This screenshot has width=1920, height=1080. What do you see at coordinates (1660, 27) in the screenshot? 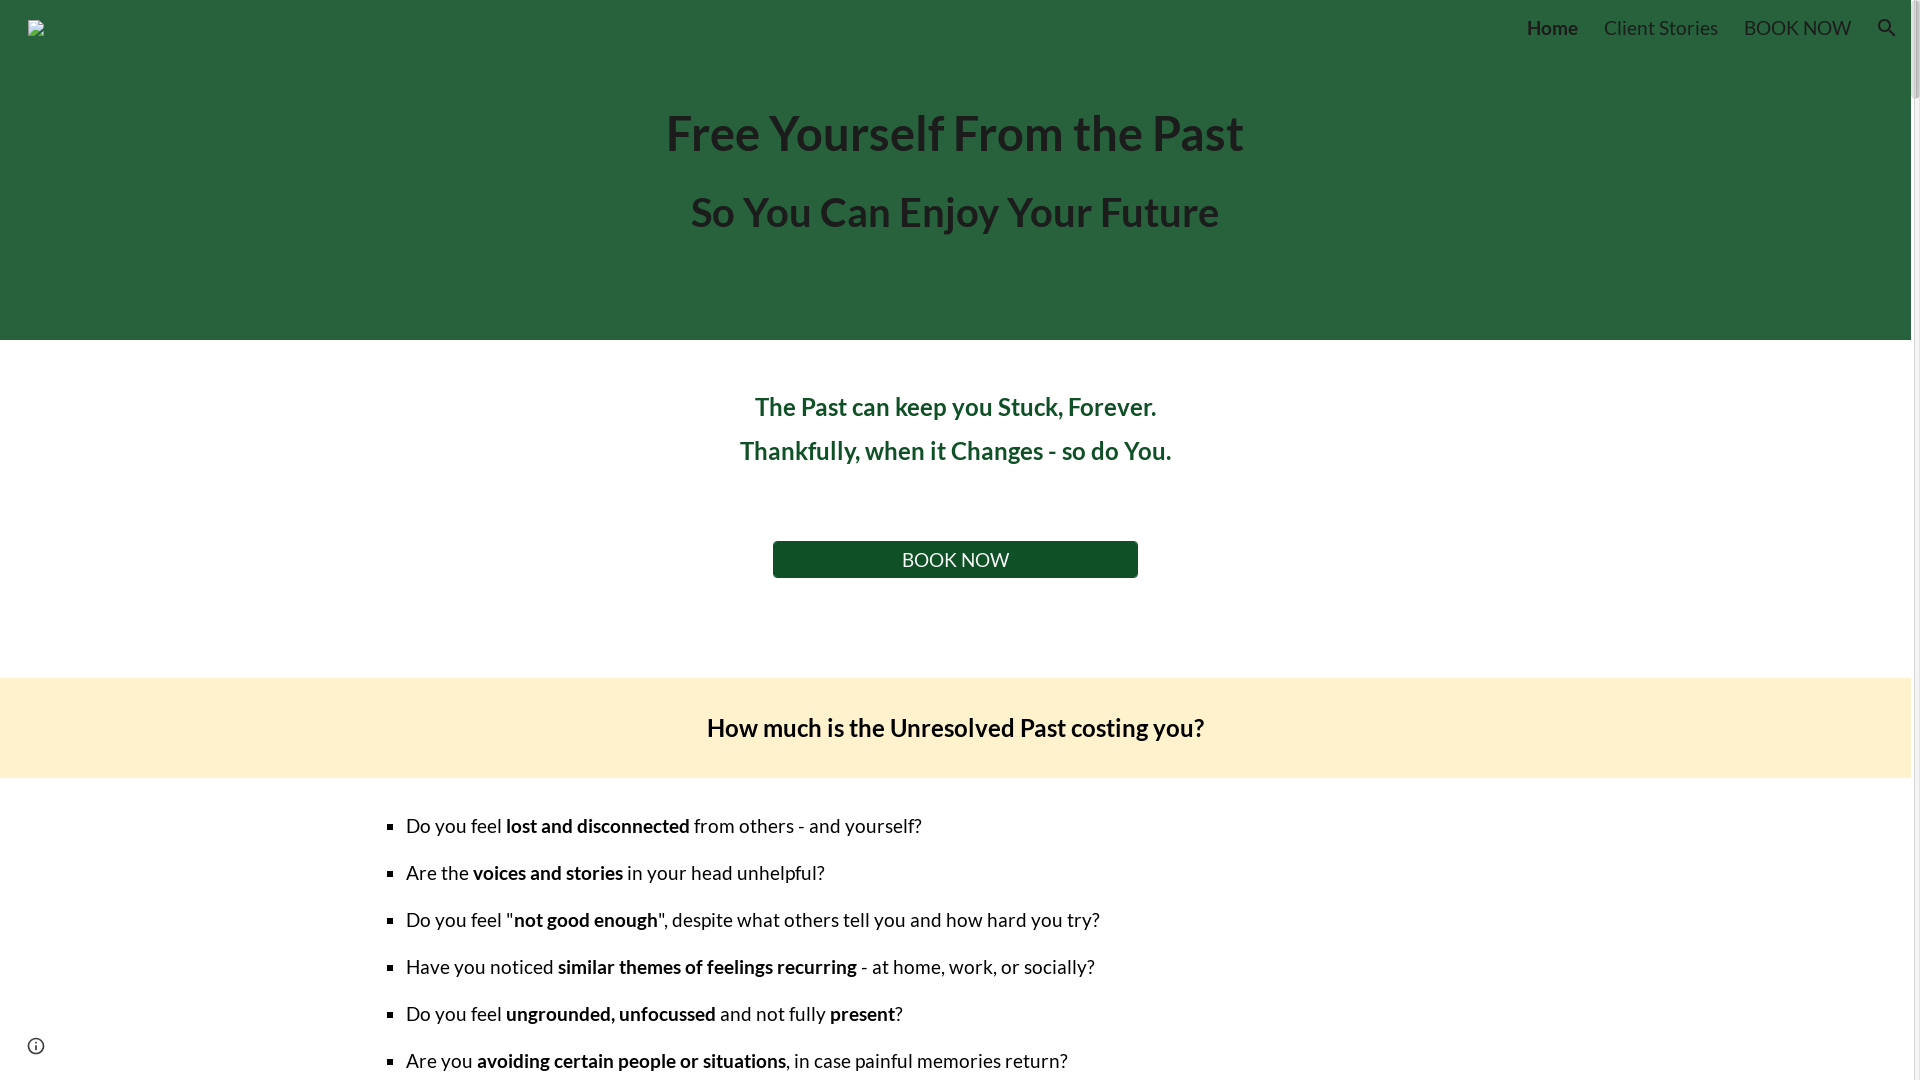
I see `'Client Stories'` at bounding box center [1660, 27].